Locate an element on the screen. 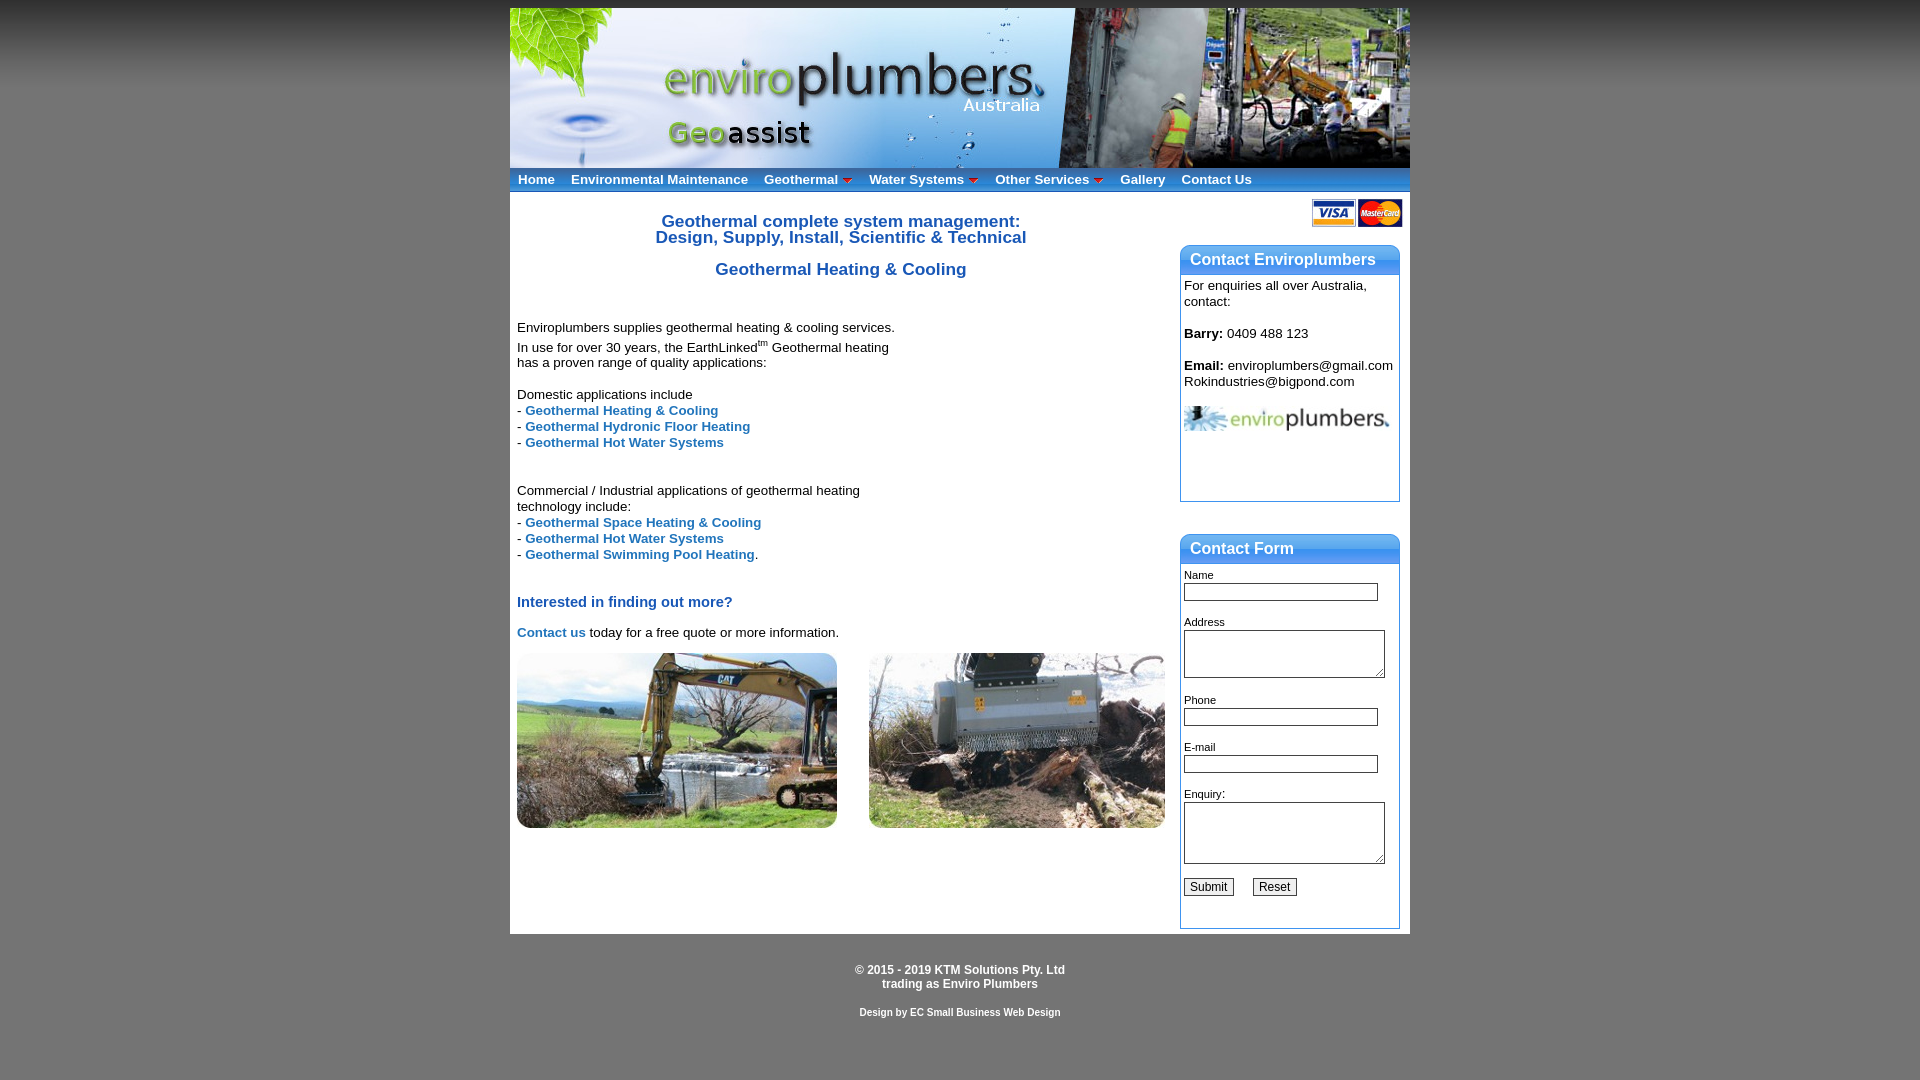 The height and width of the screenshot is (1080, 1920). 'YouTube video player' is located at coordinates (1040, 471).